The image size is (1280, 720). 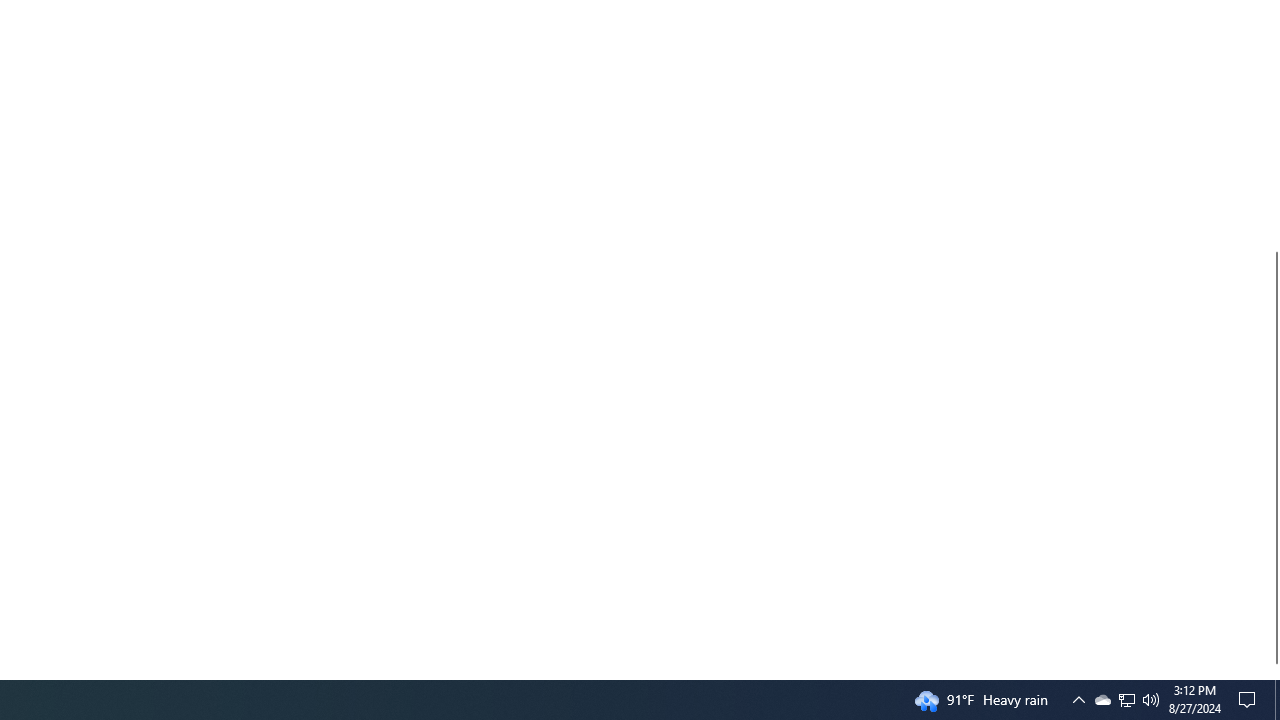 I want to click on 'User Promoted Notification Area', so click(x=1127, y=698).